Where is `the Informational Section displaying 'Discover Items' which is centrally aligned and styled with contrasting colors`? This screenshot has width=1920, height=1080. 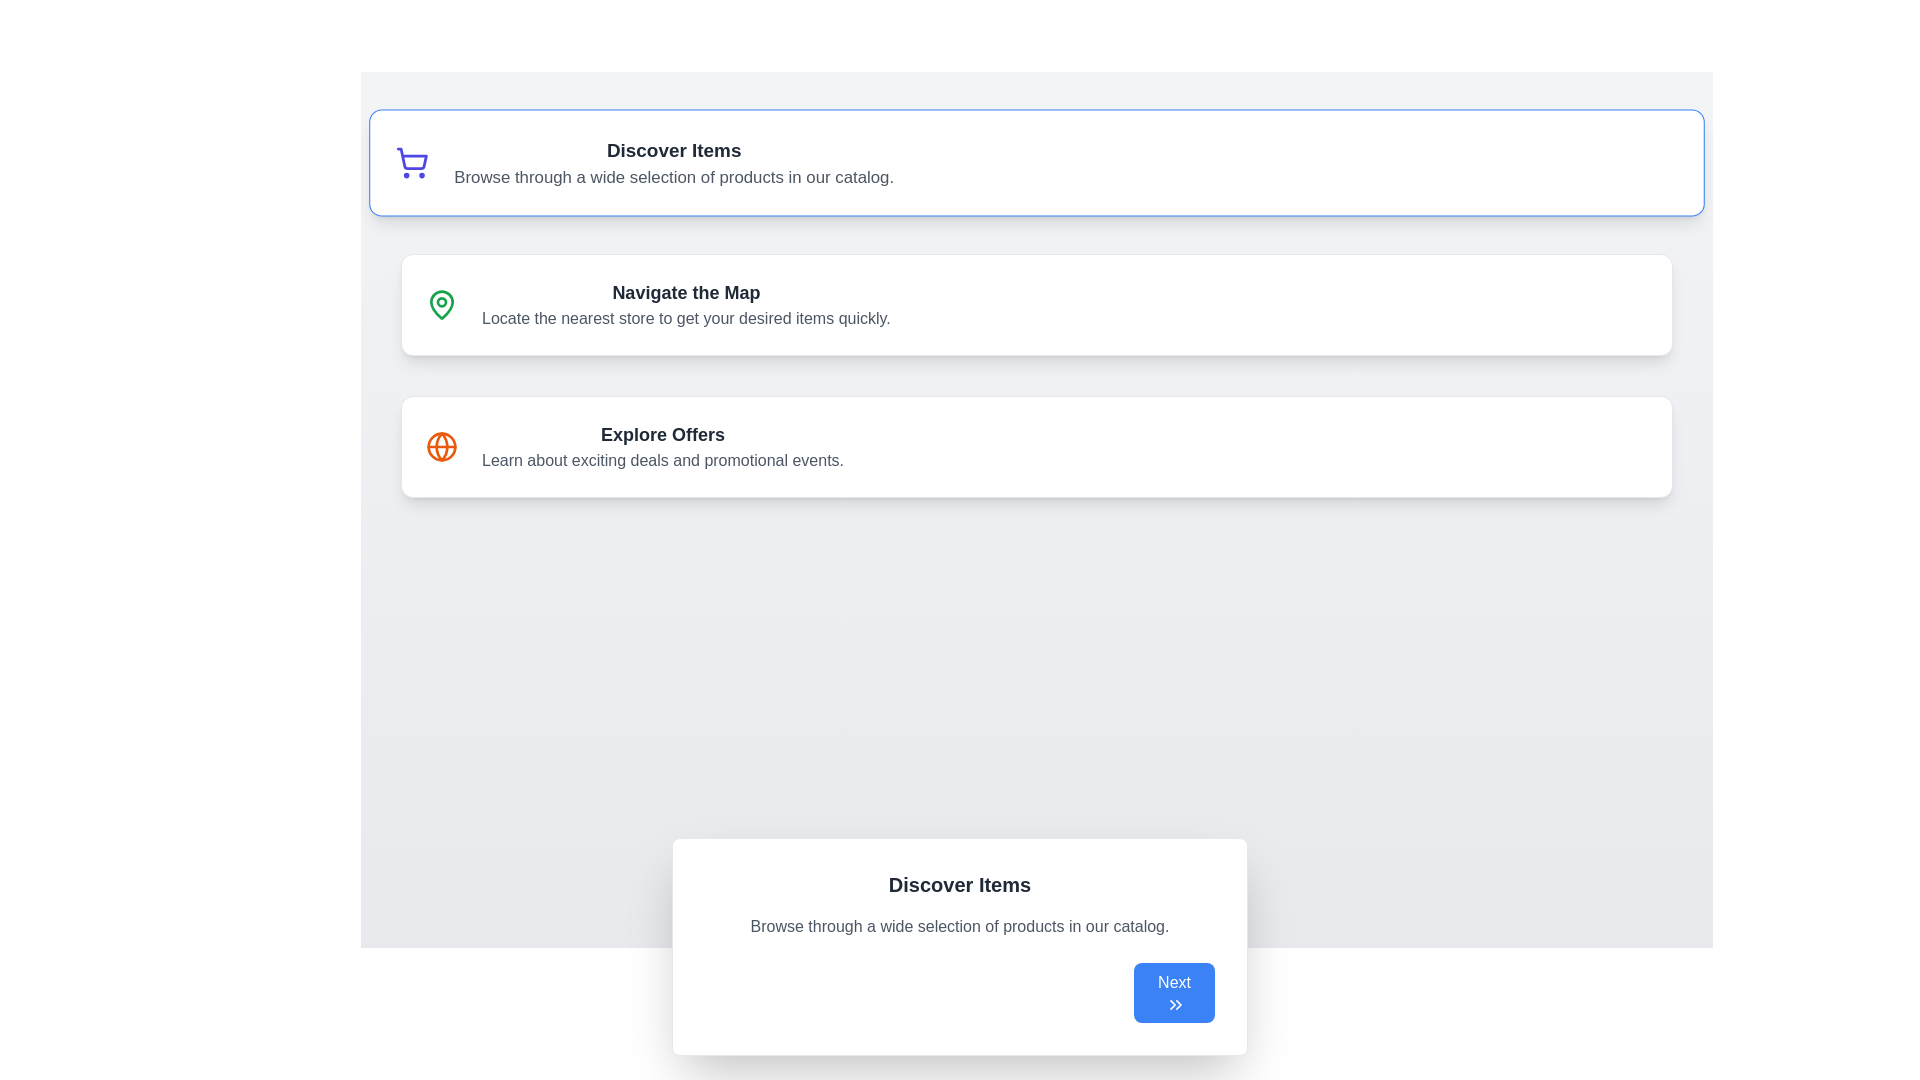 the Informational Section displaying 'Discover Items' which is centrally aligned and styled with contrasting colors is located at coordinates (674, 161).